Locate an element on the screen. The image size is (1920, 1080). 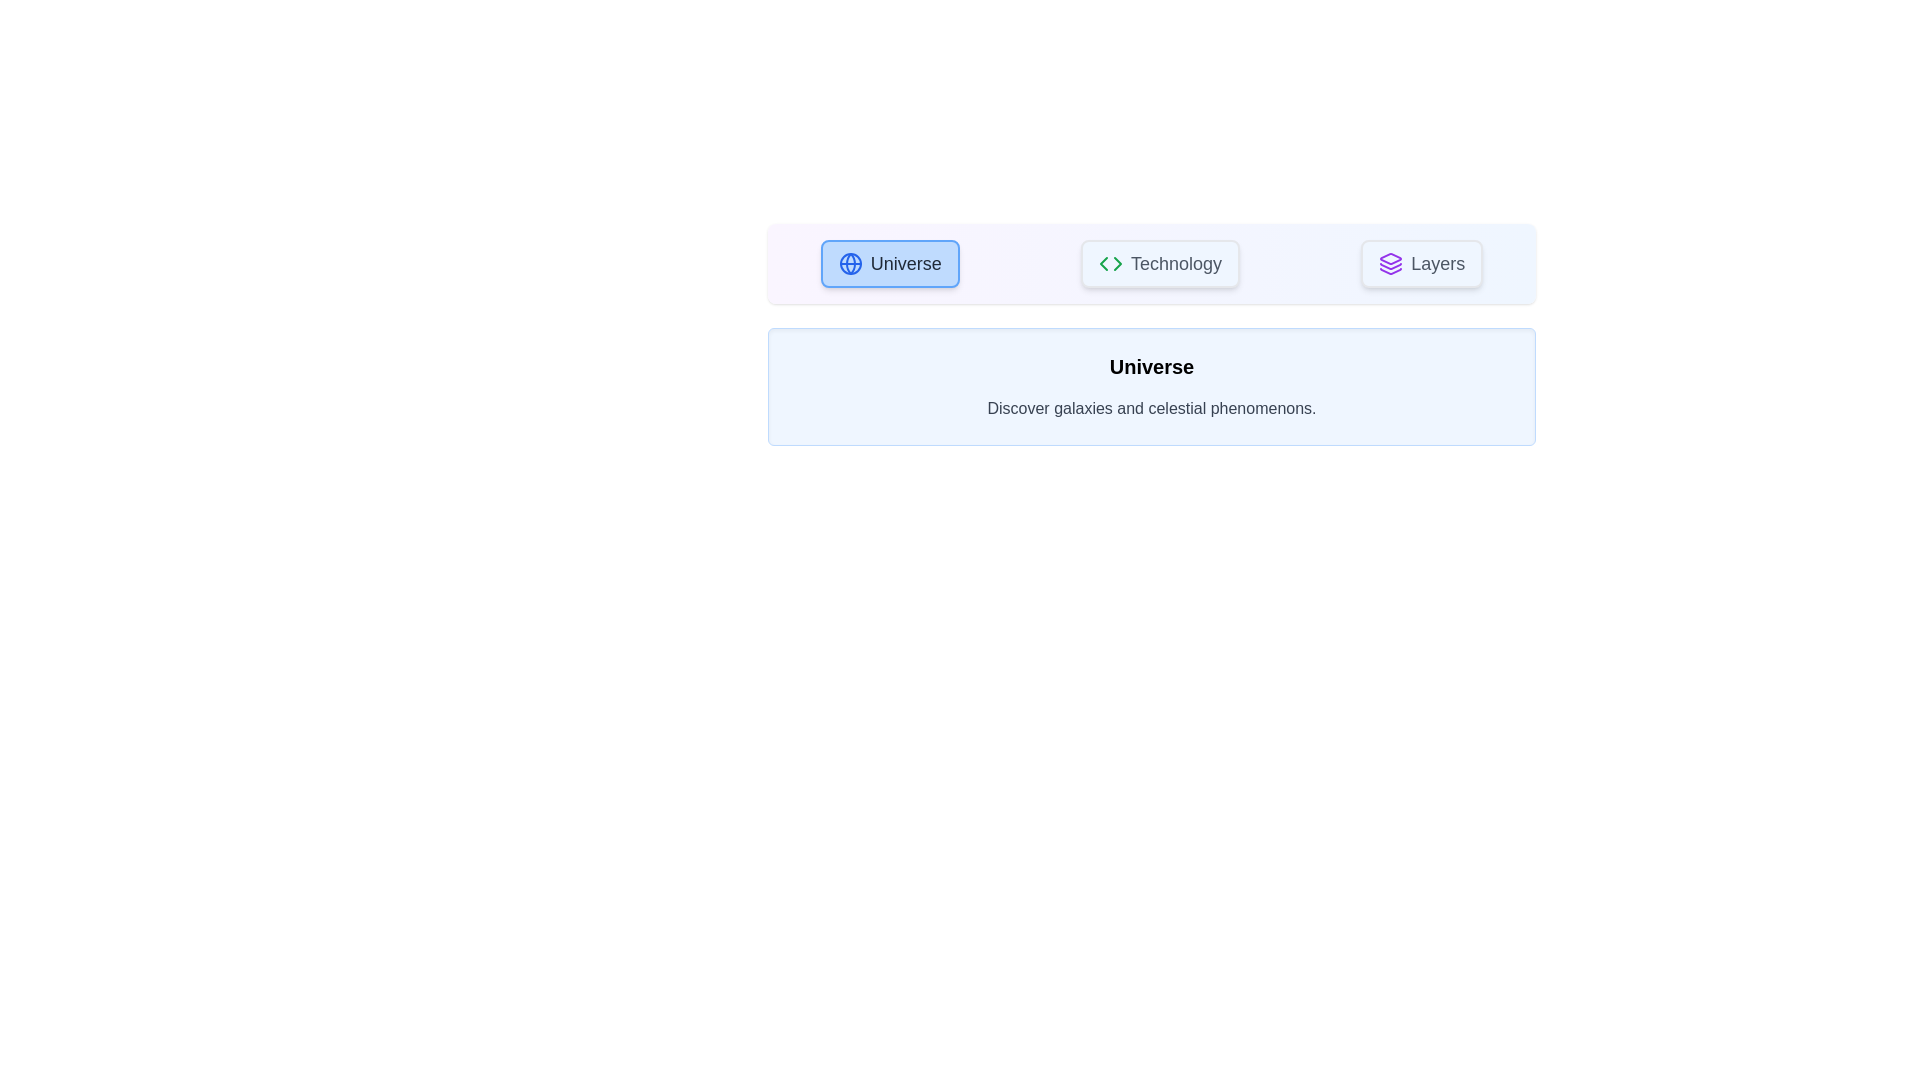
the description text to select it is located at coordinates (1152, 407).